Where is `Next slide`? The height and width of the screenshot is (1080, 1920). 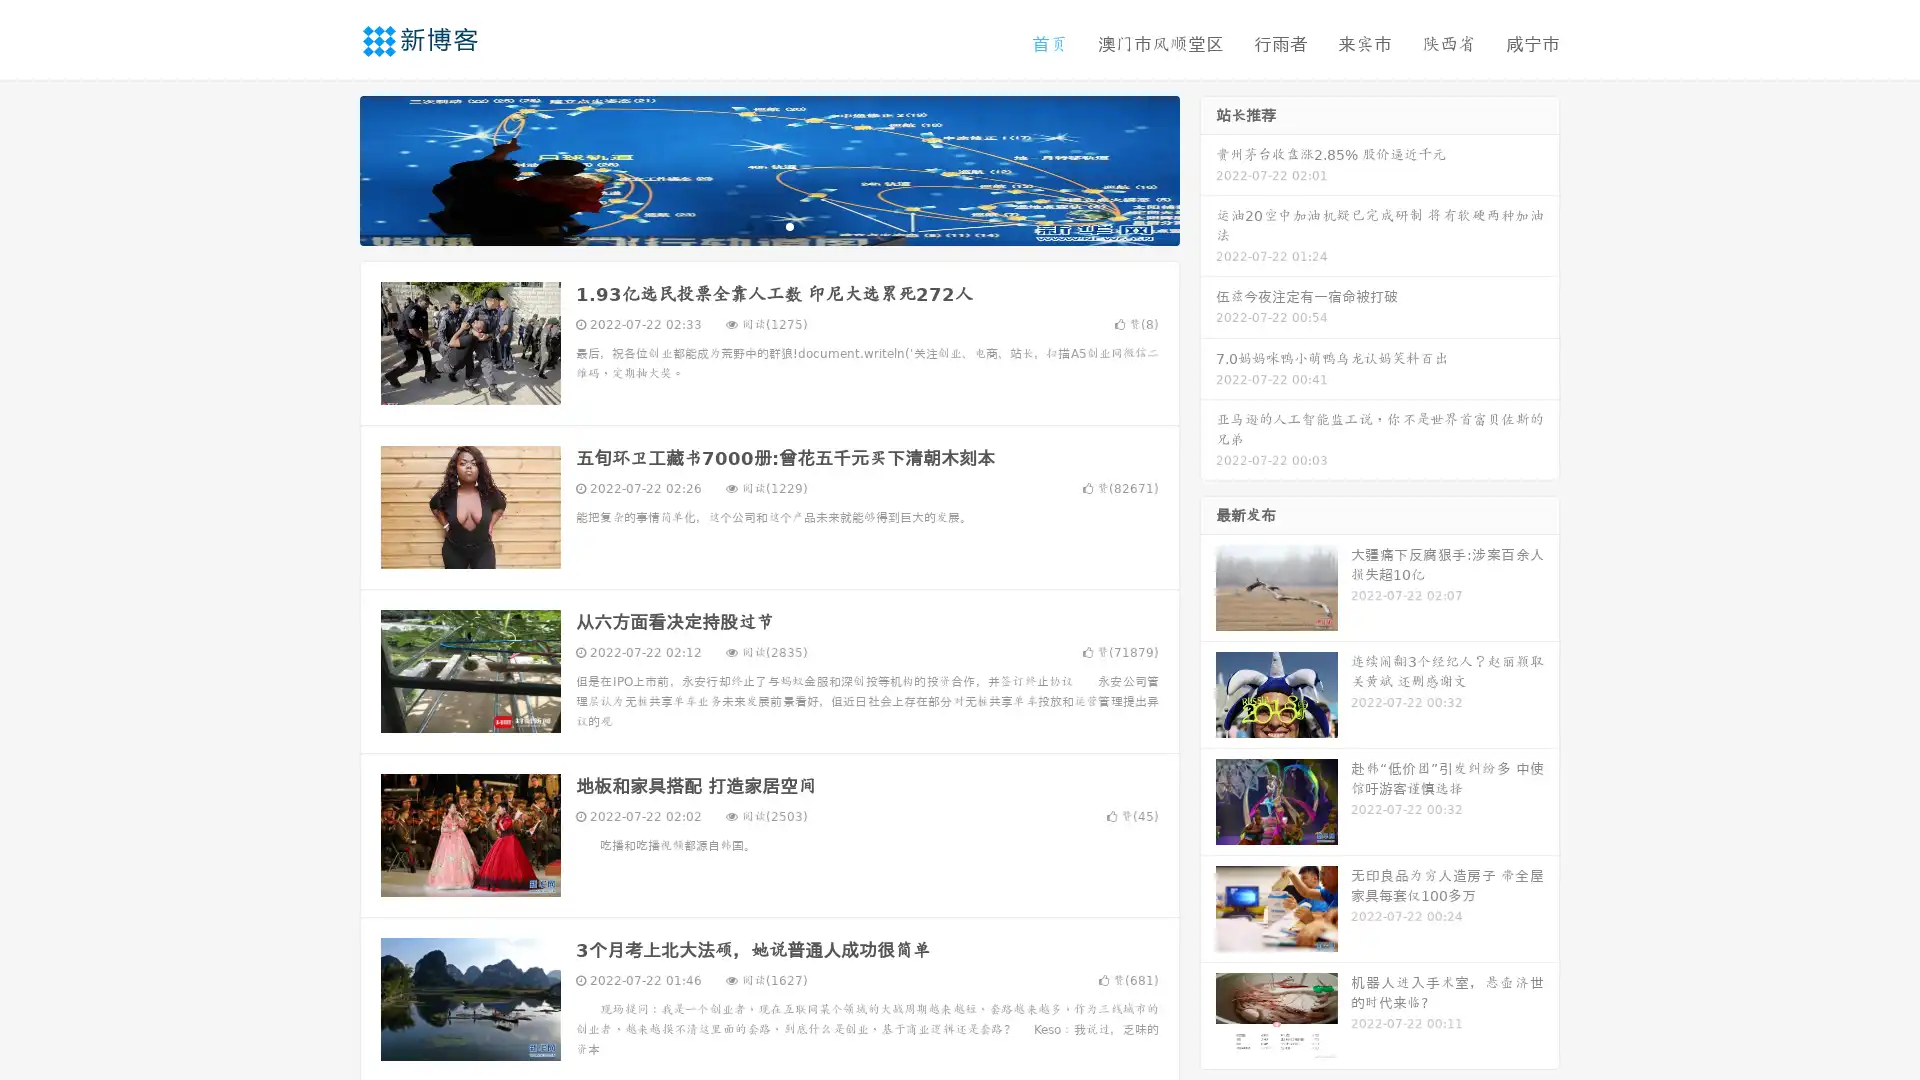 Next slide is located at coordinates (1208, 168).